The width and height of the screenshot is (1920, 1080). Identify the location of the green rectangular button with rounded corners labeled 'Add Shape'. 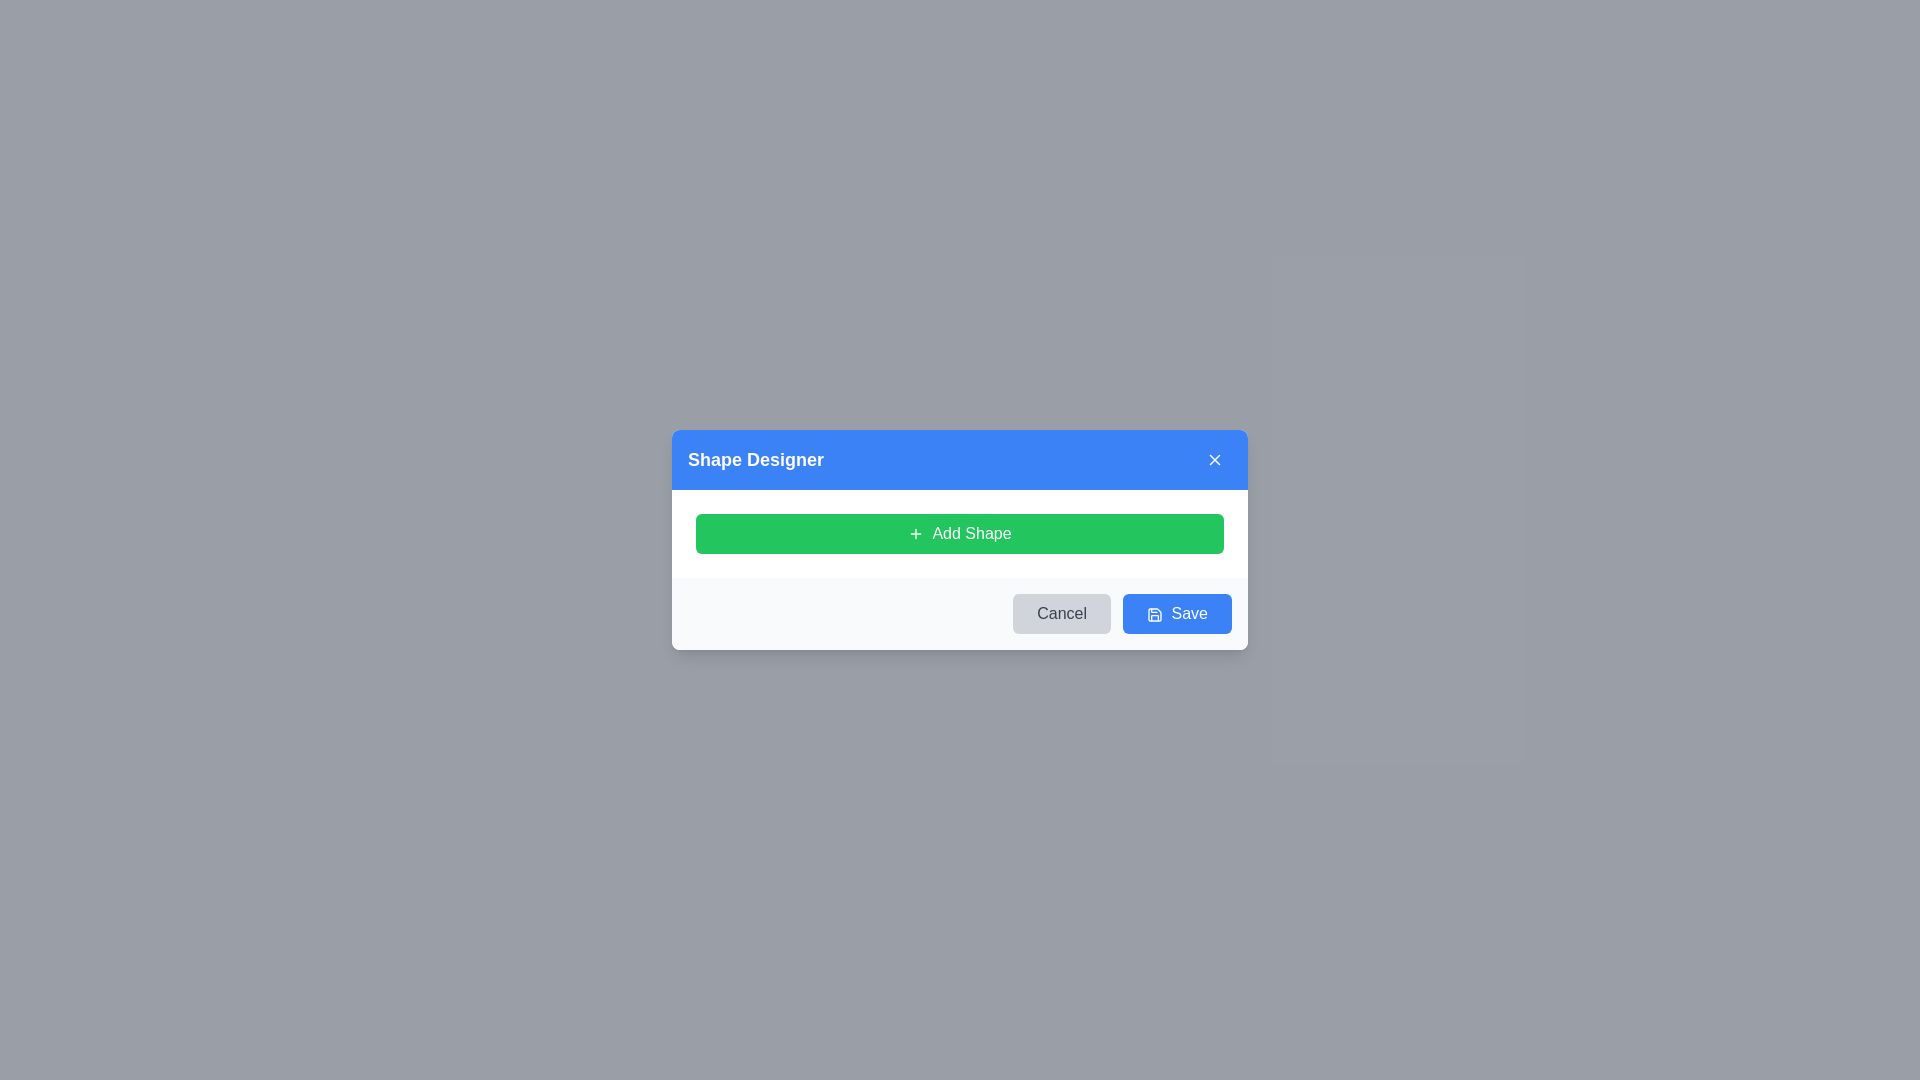
(960, 532).